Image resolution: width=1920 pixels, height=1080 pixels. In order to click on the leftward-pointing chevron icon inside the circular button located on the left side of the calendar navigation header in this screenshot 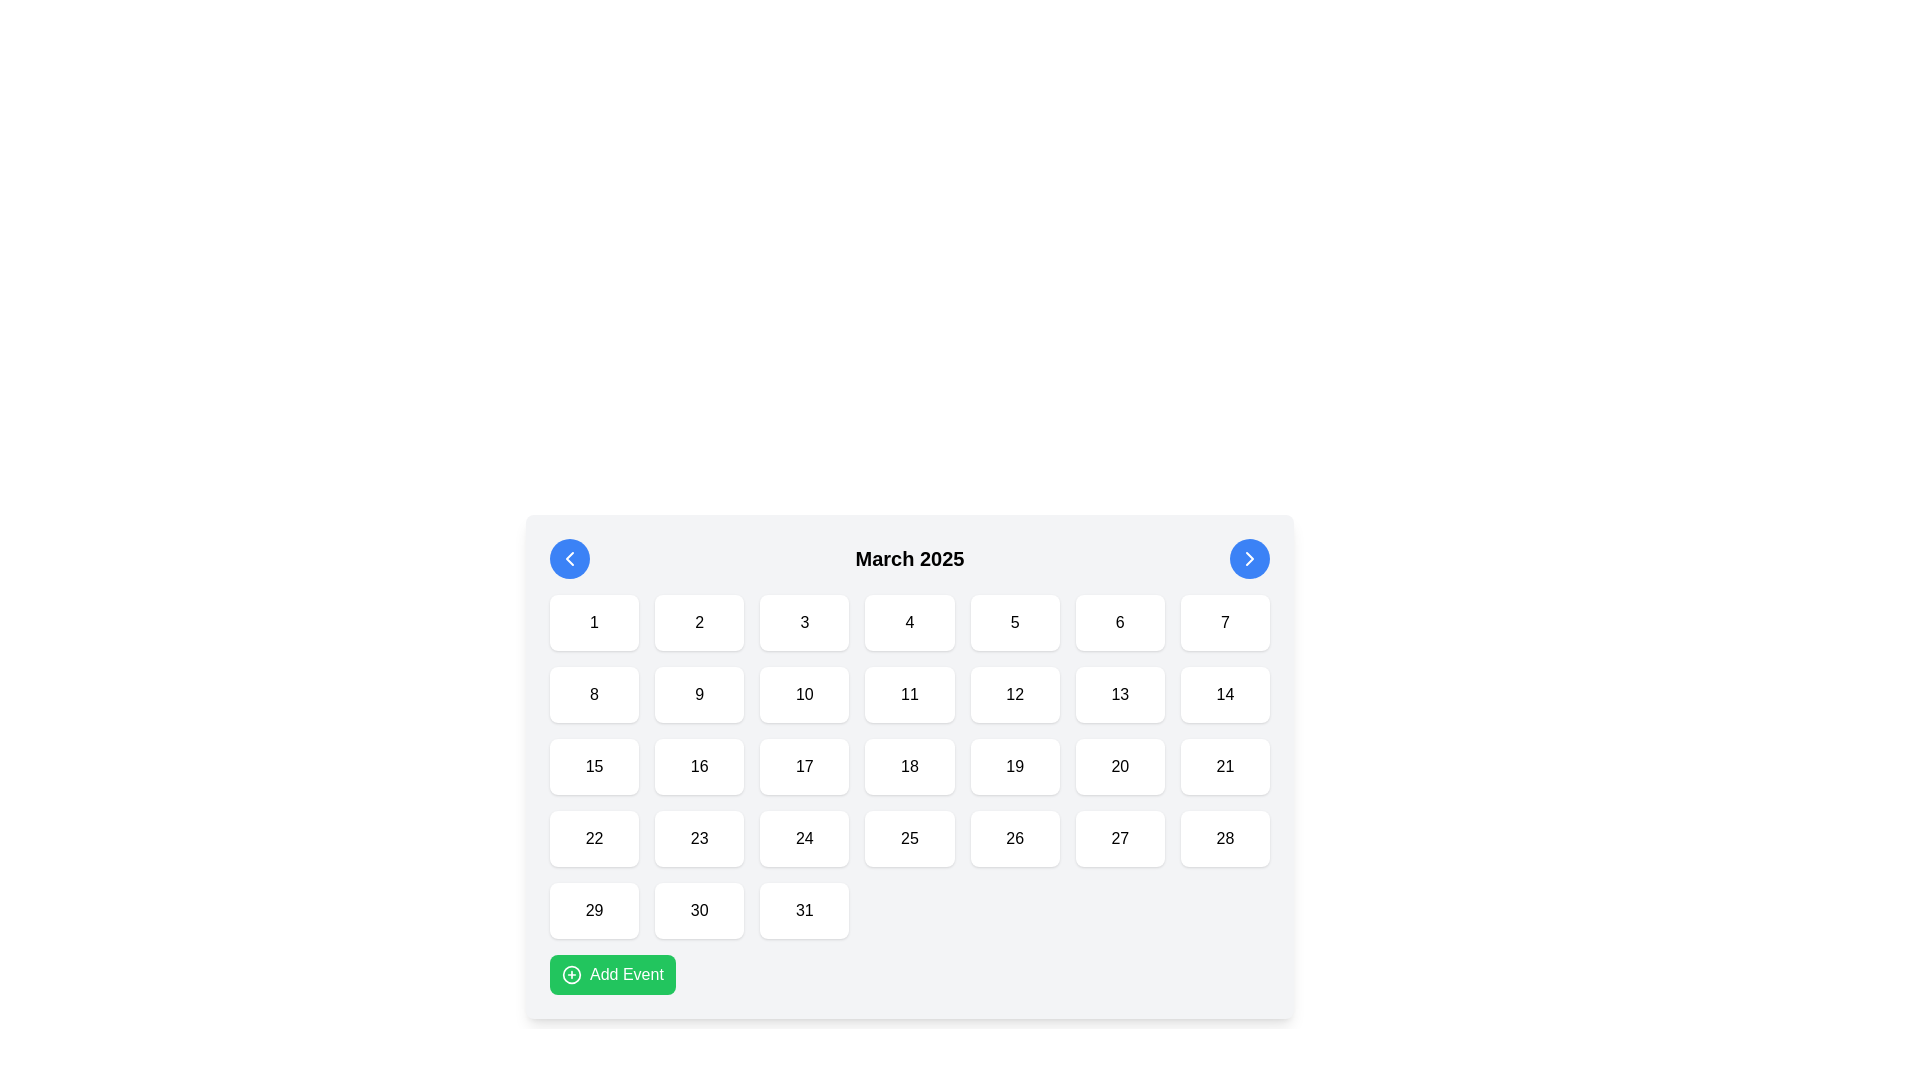, I will do `click(569, 559)`.